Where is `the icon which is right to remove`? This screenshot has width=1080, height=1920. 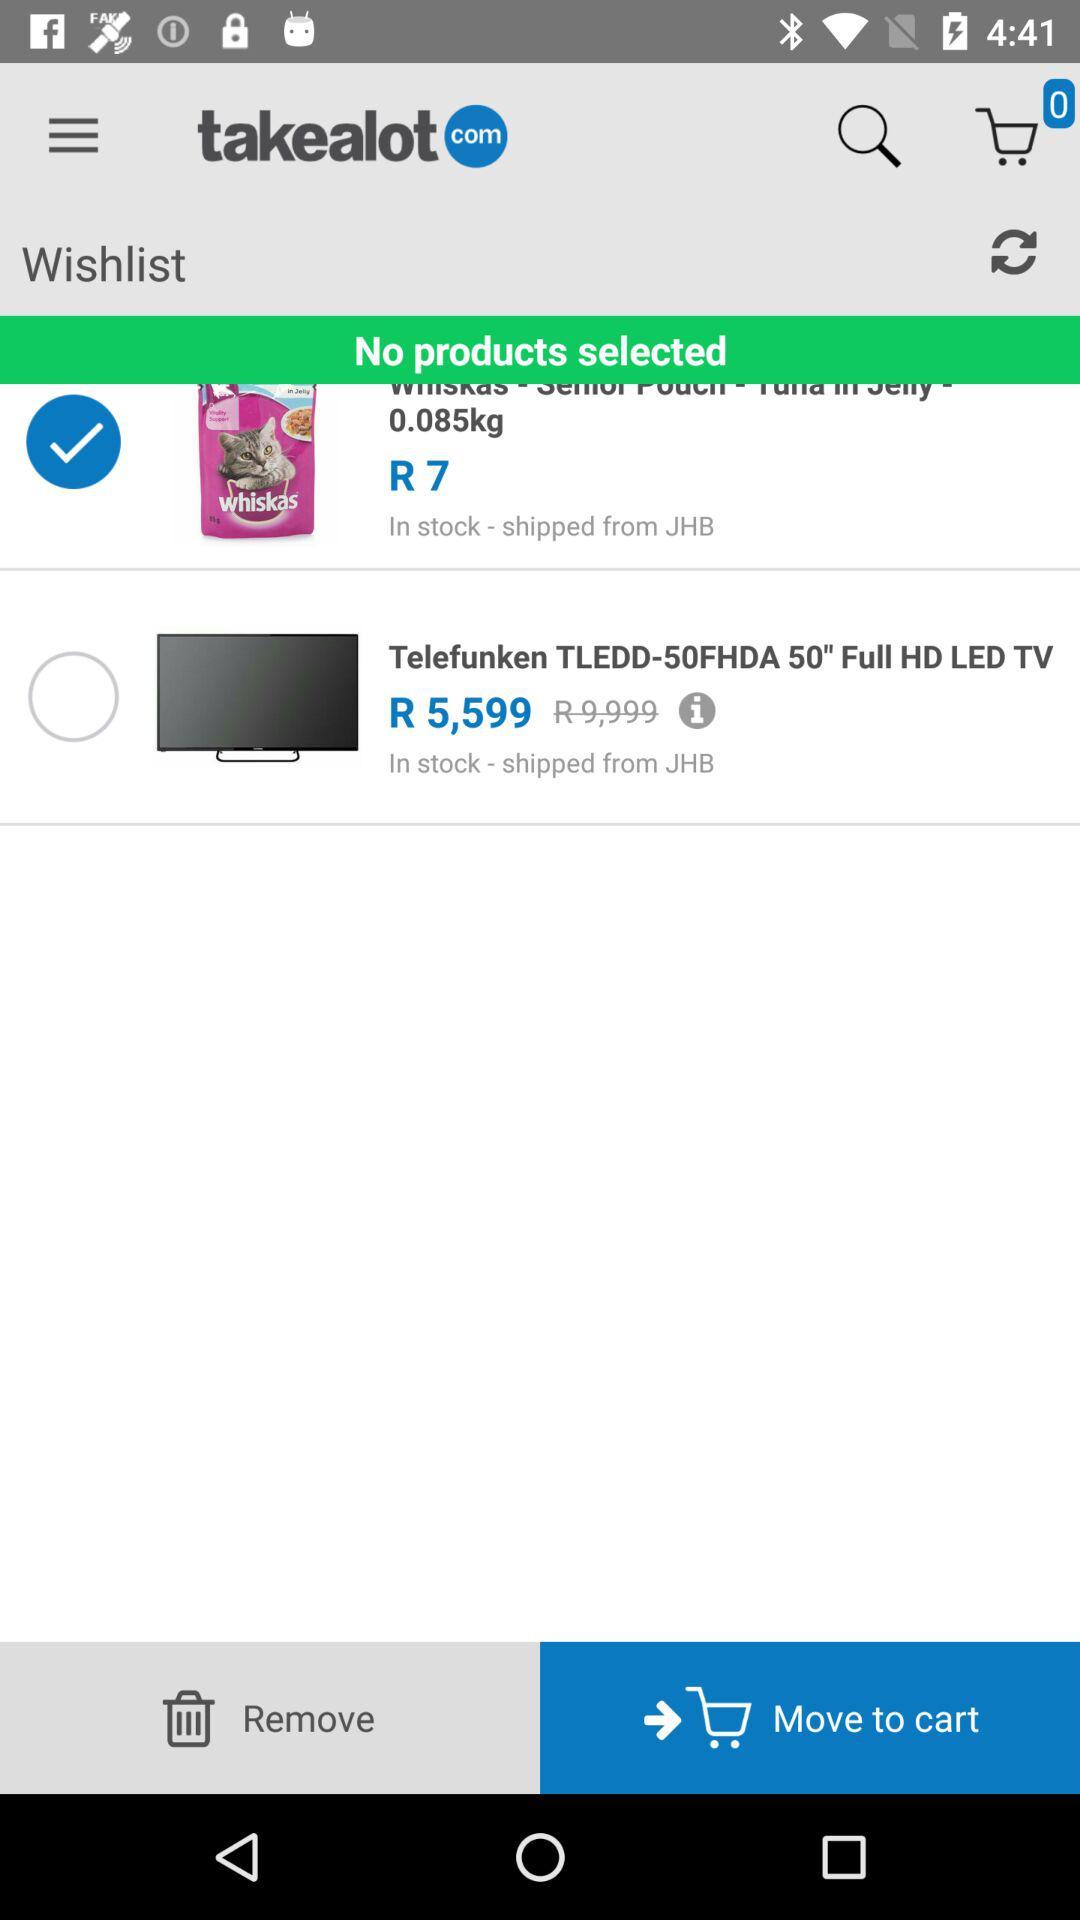 the icon which is right to remove is located at coordinates (663, 1716).